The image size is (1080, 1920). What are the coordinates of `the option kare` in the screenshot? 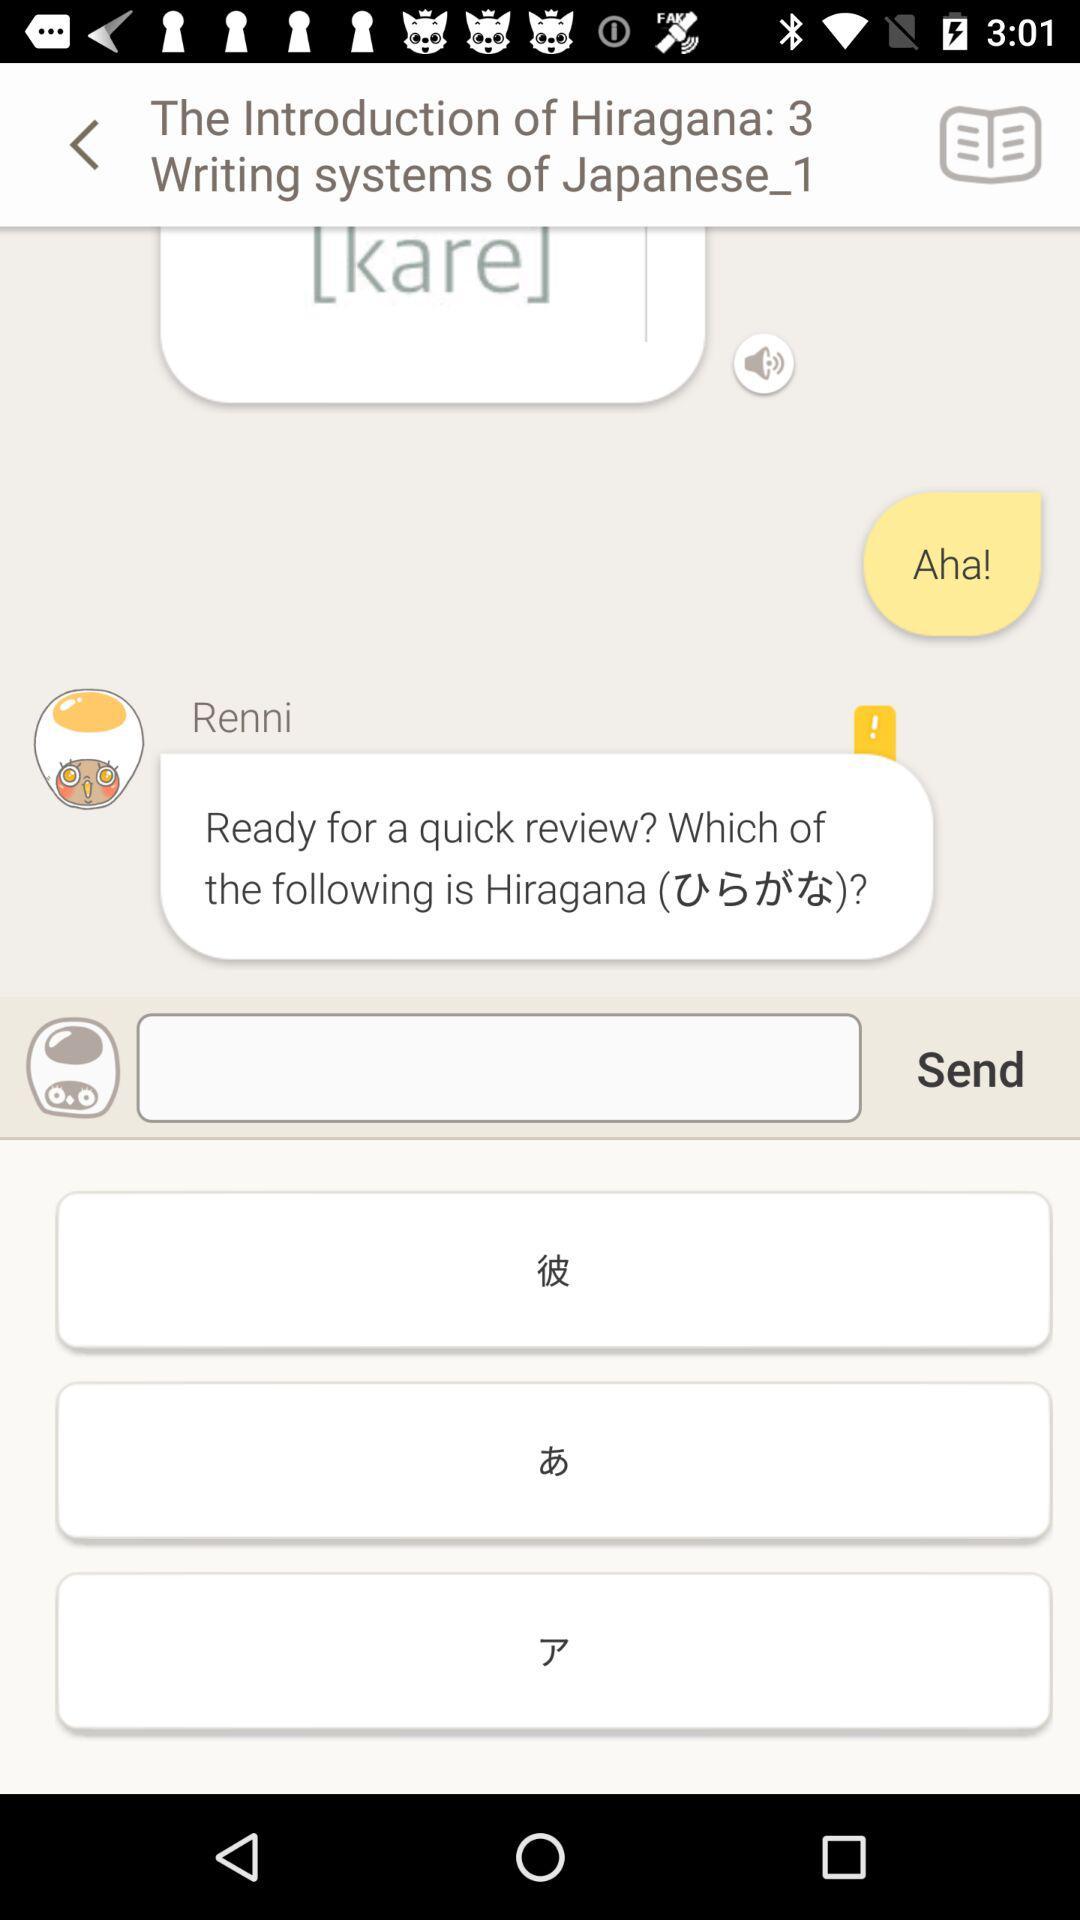 It's located at (431, 285).